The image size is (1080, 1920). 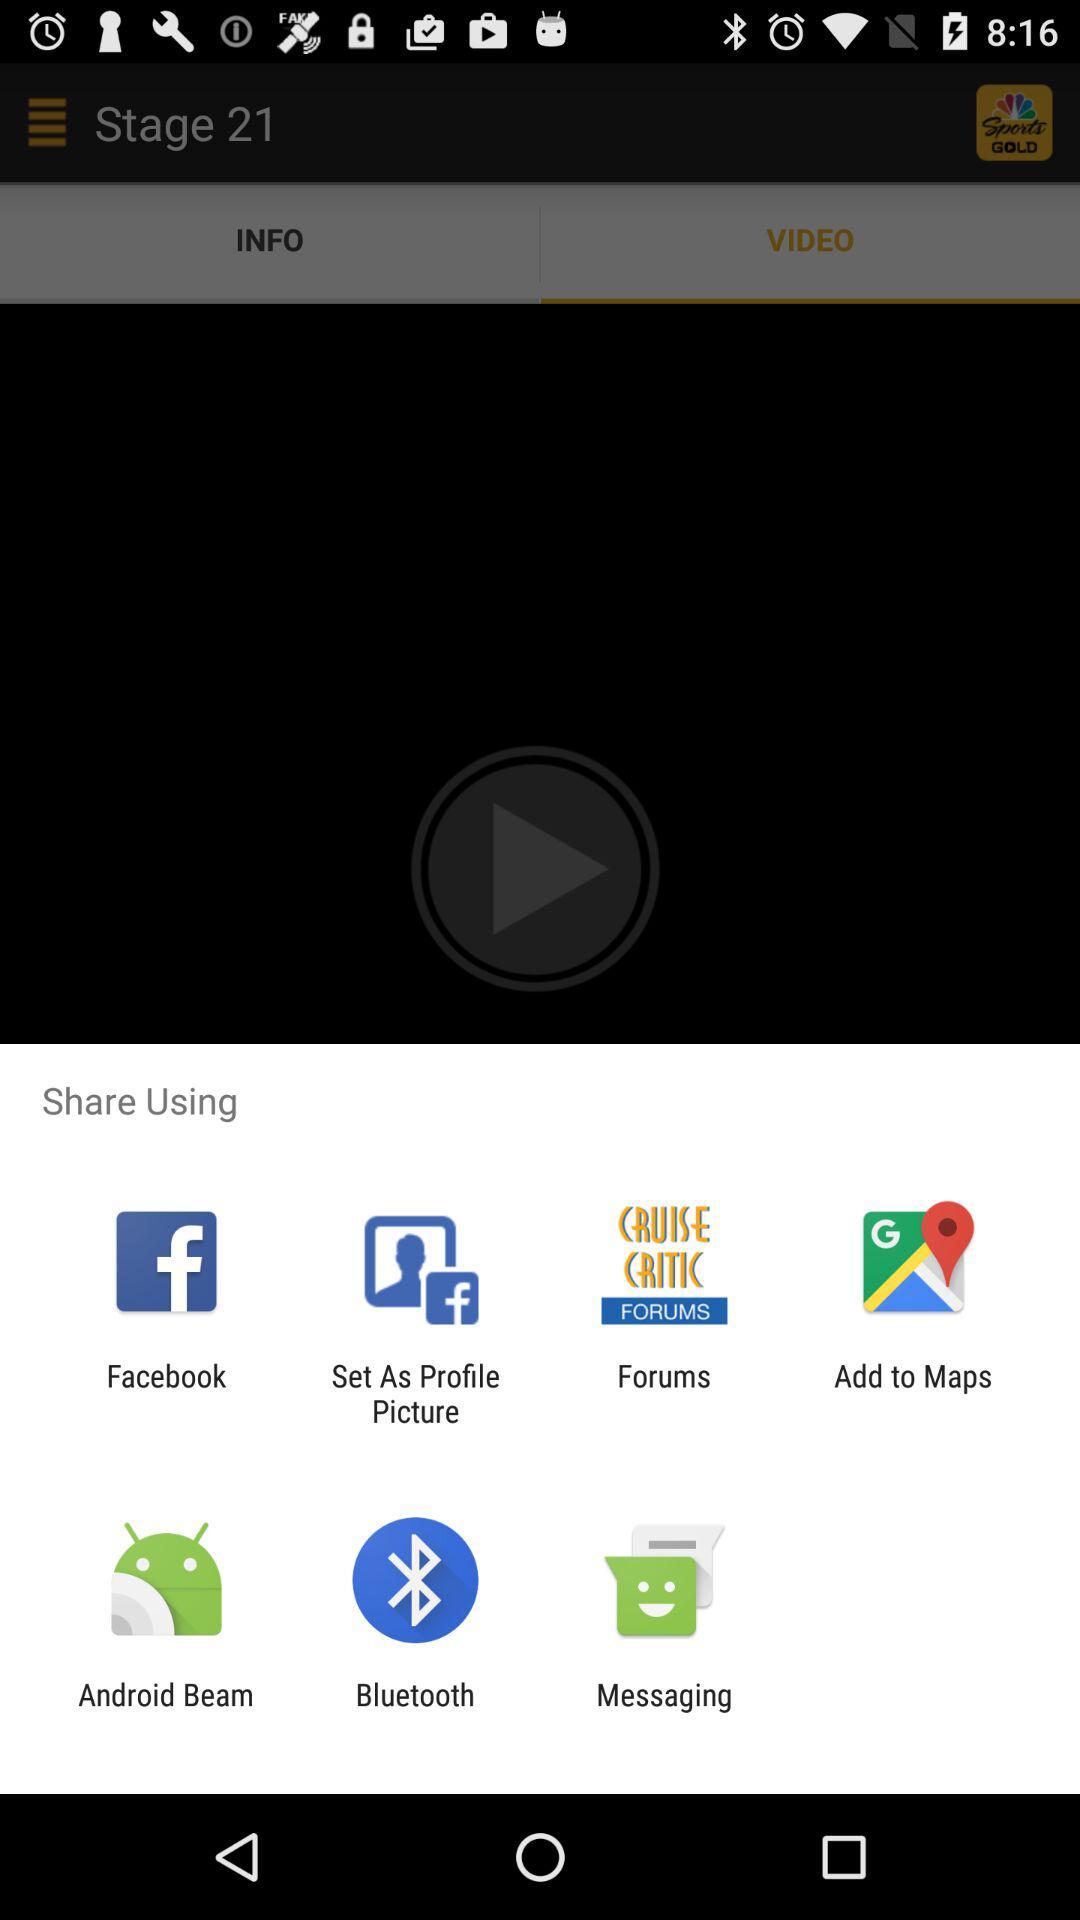 What do you see at coordinates (664, 1711) in the screenshot?
I see `messaging` at bounding box center [664, 1711].